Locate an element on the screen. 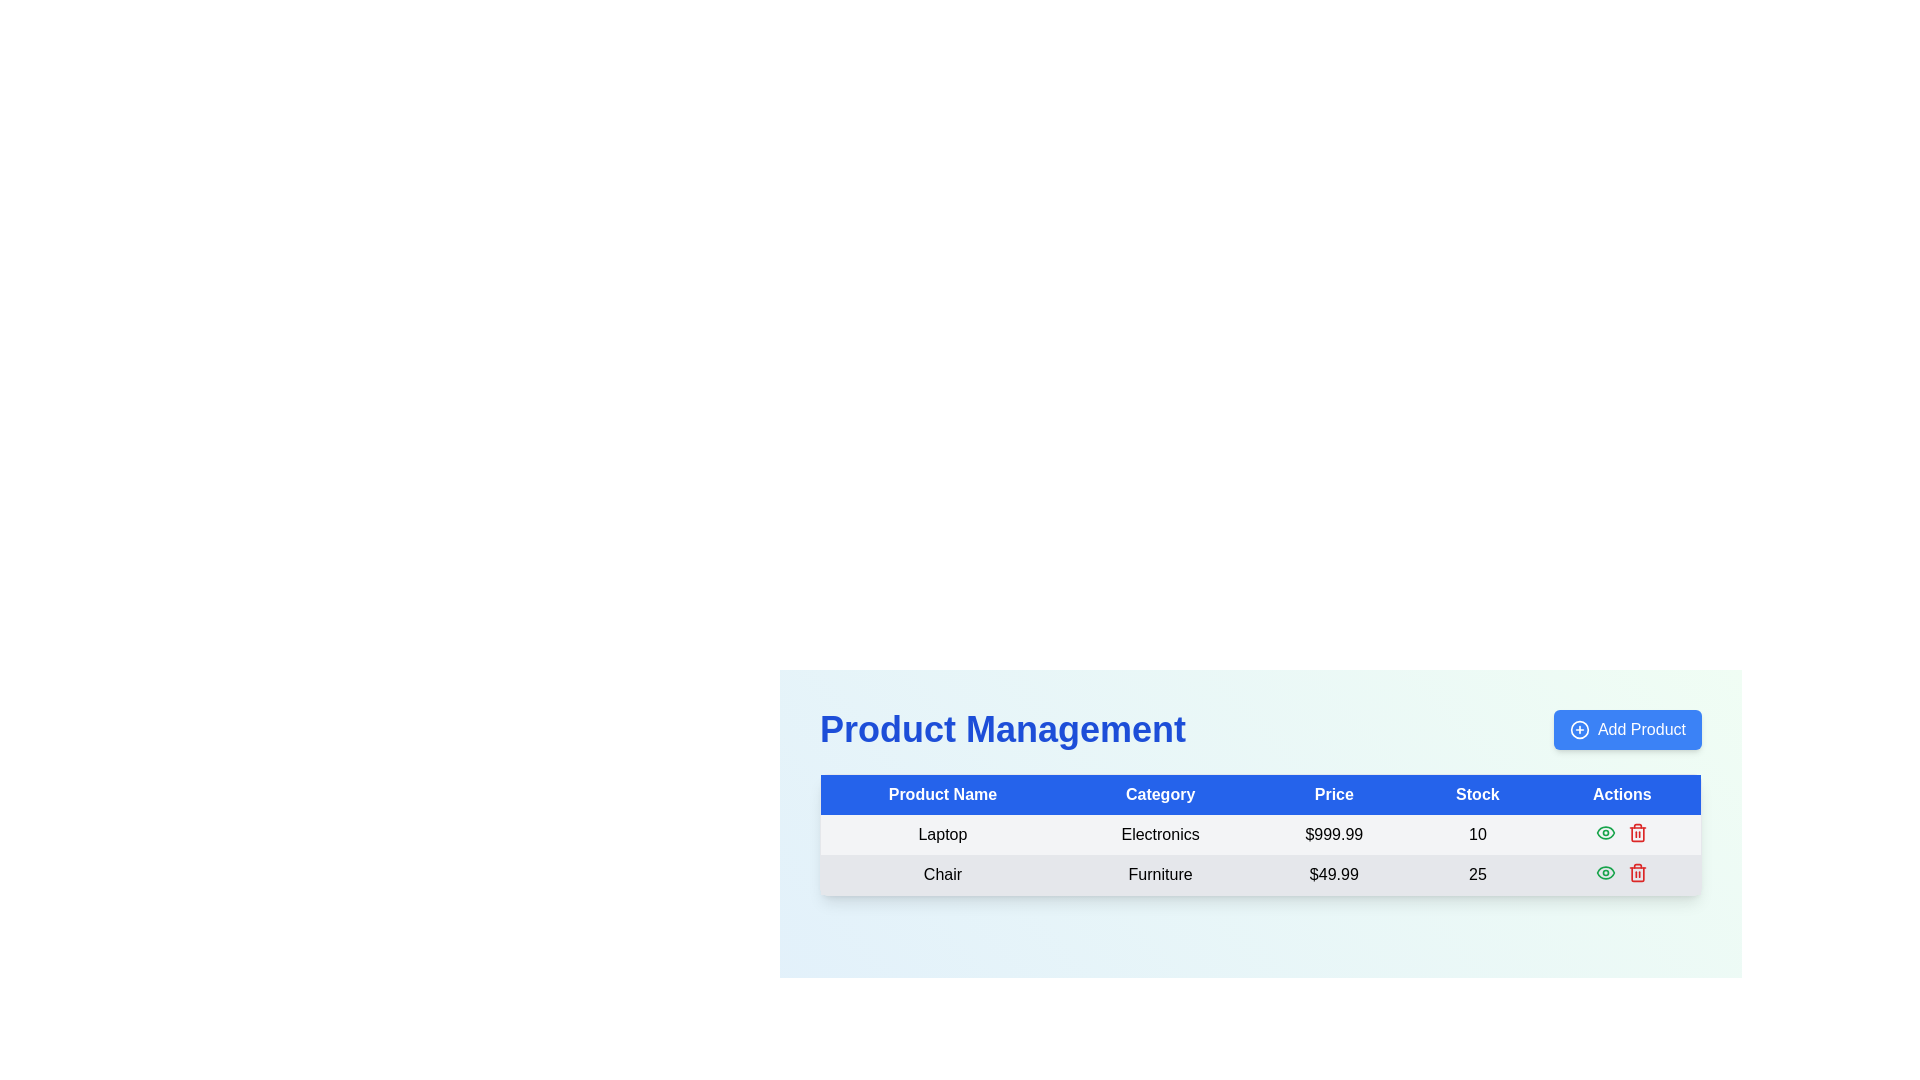  the upper arc of the eye icon in the Actions column of the second row in the Product Management interface is located at coordinates (1606, 833).